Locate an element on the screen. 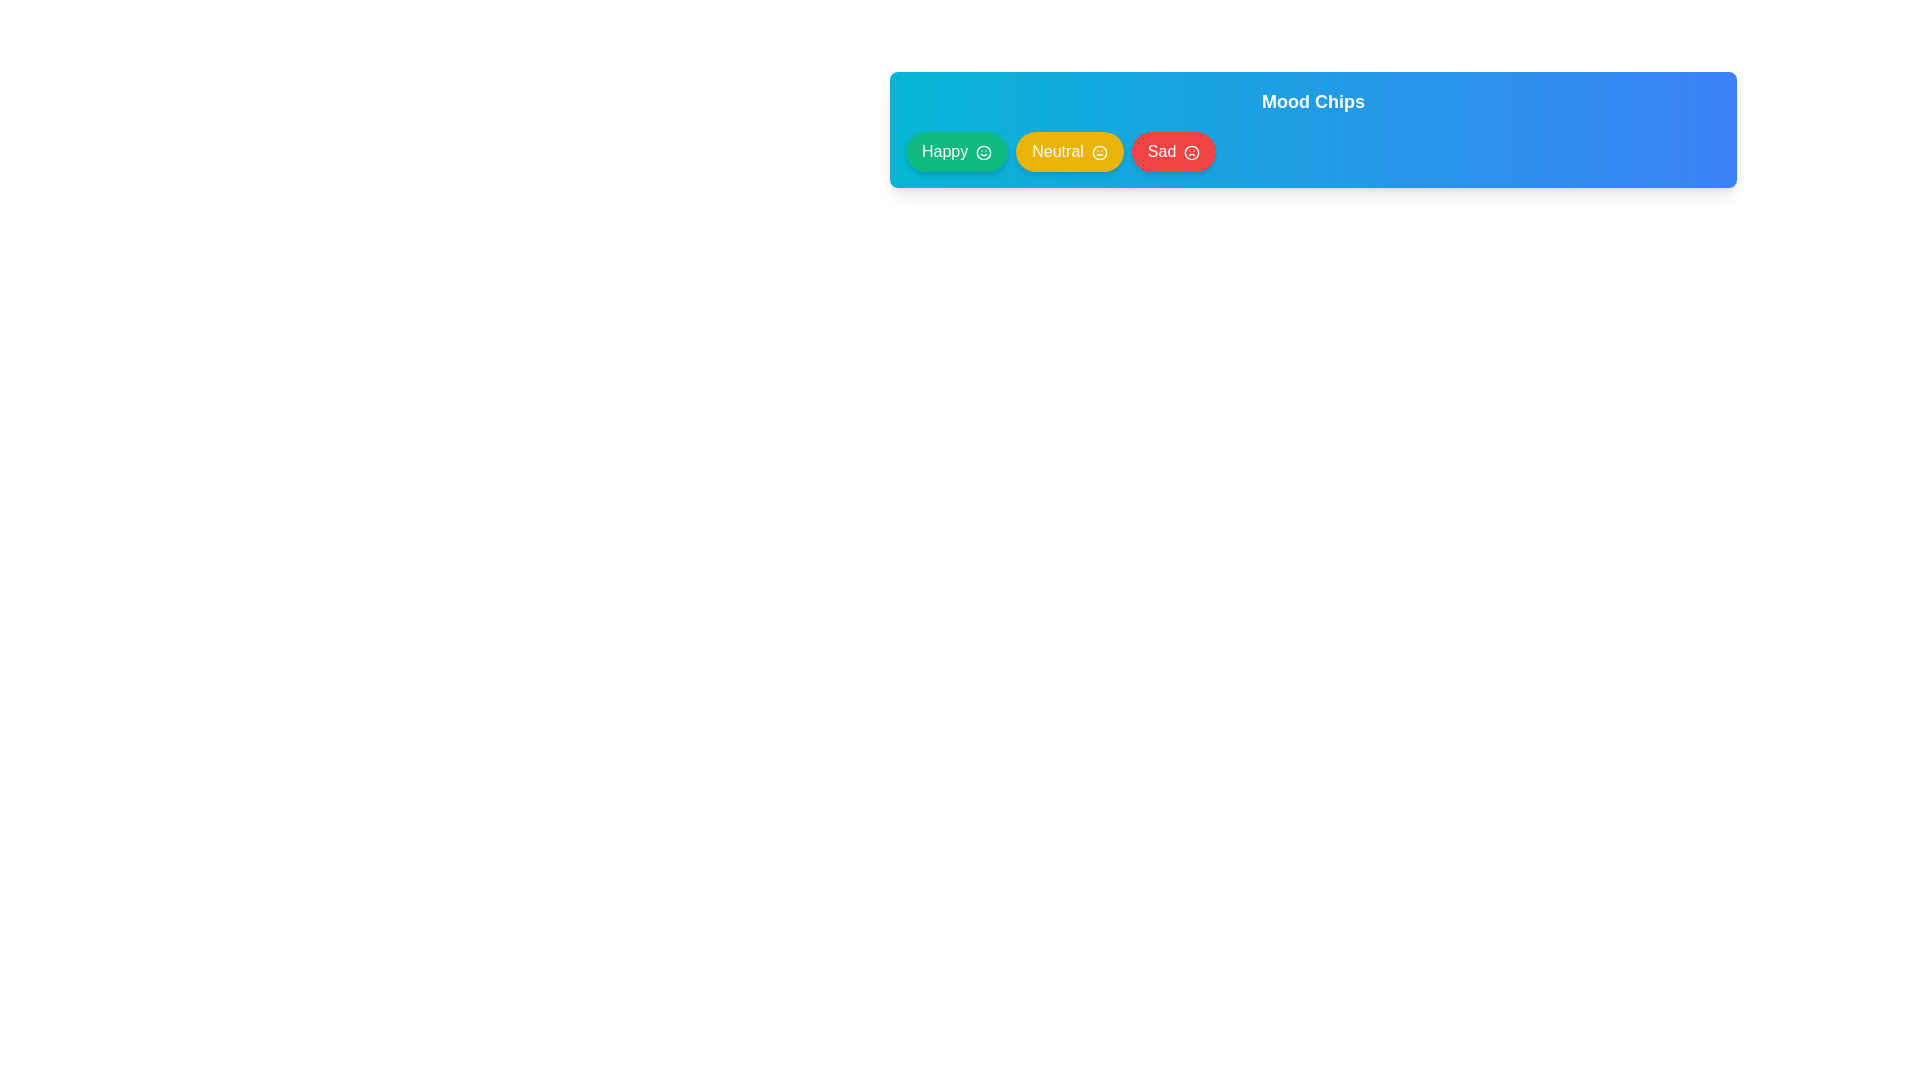 The width and height of the screenshot is (1920, 1080). the smiley face icon located on the right side of the 'Happy' button, which has a green background and rounded corners, to potentially display a tooltip is located at coordinates (984, 151).